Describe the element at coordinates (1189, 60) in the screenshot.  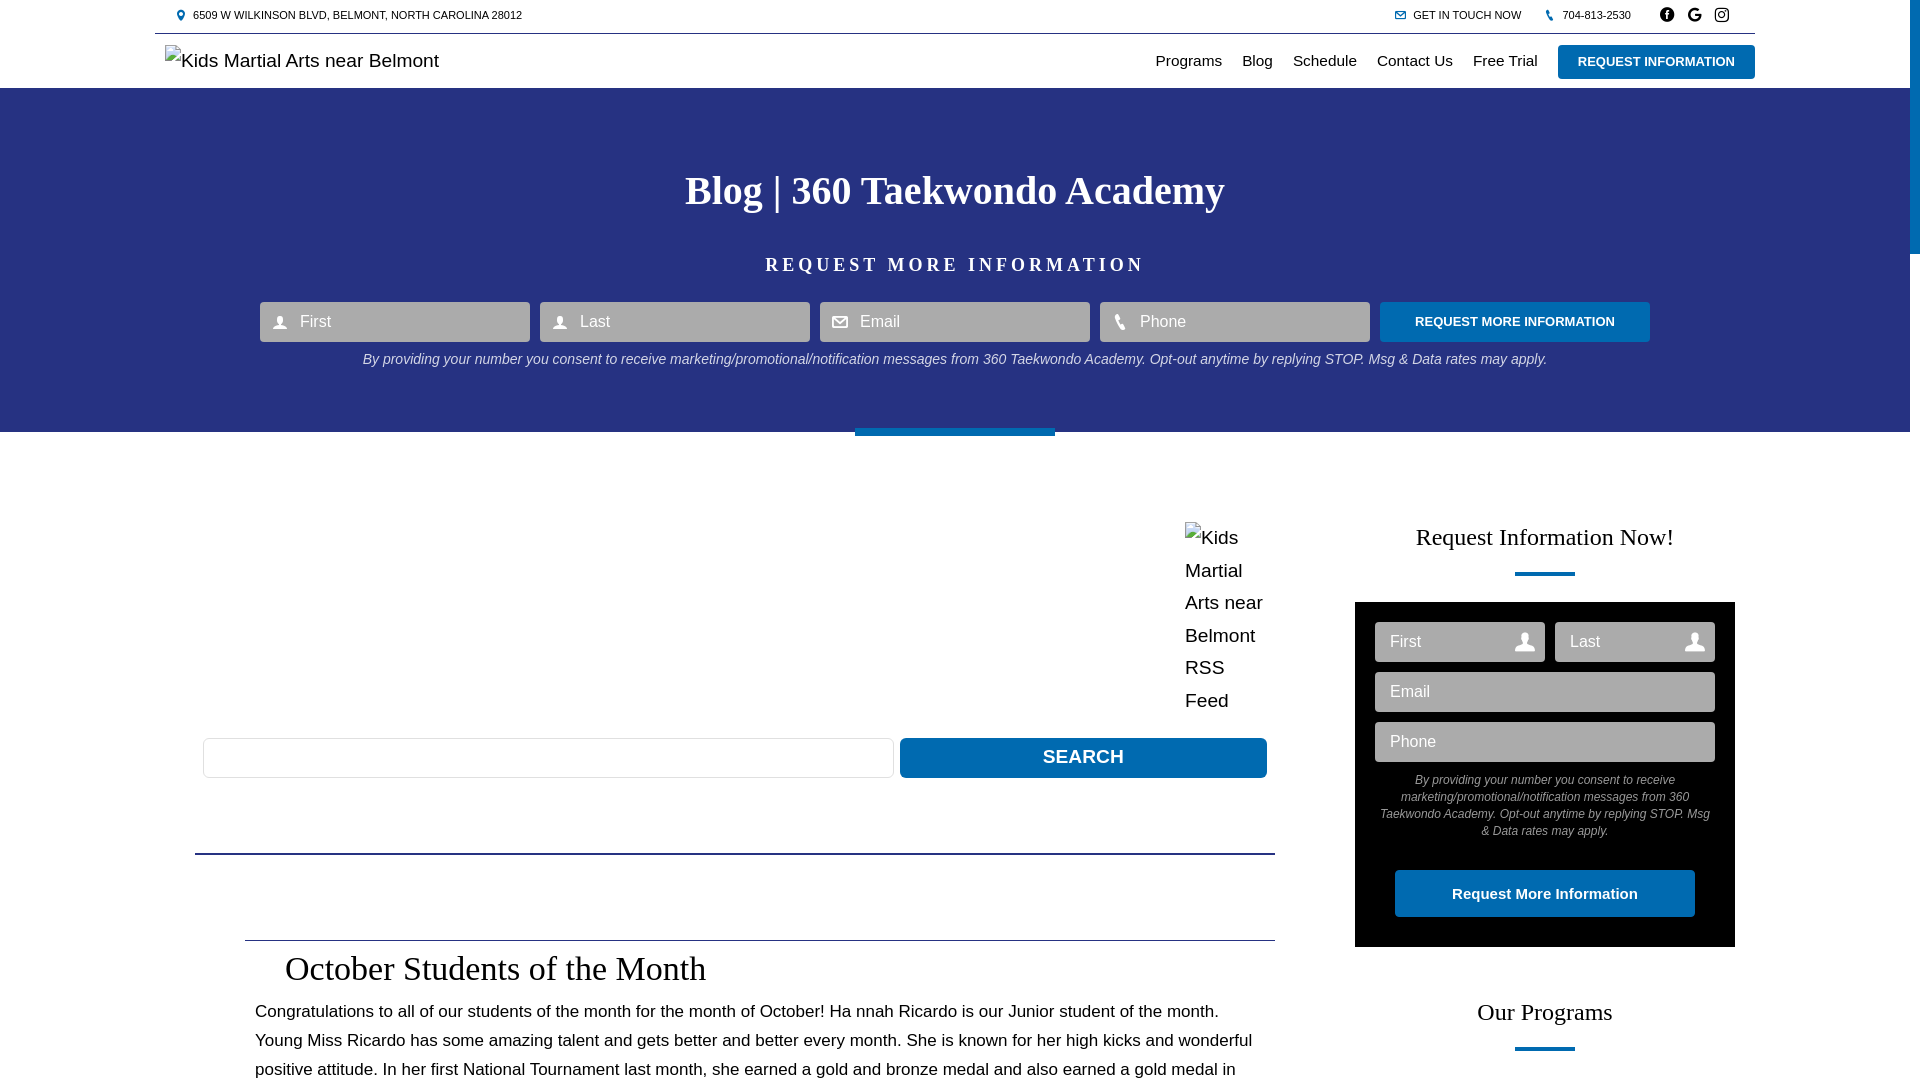
I see `'Programs'` at that location.